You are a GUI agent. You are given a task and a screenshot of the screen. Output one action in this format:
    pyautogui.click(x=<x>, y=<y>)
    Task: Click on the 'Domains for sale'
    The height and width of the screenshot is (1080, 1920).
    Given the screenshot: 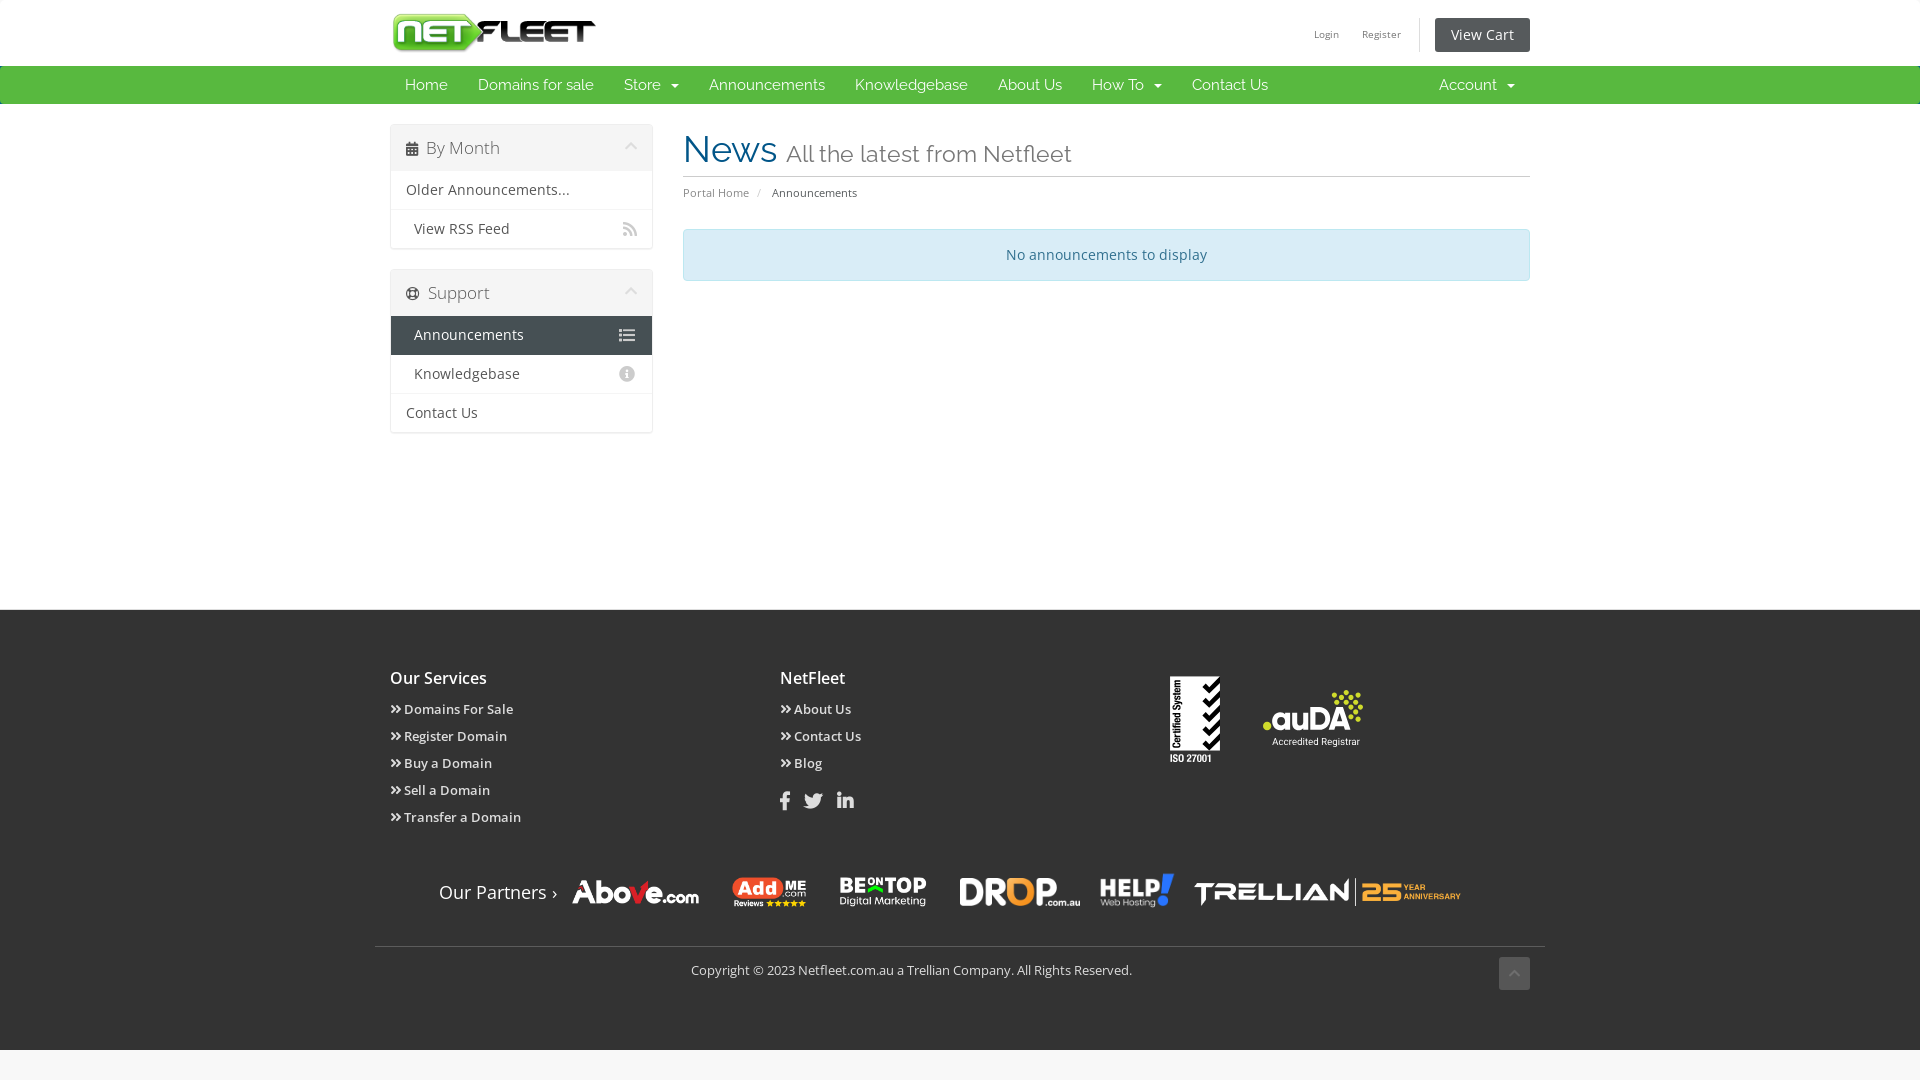 What is the action you would take?
    pyautogui.click(x=536, y=83)
    